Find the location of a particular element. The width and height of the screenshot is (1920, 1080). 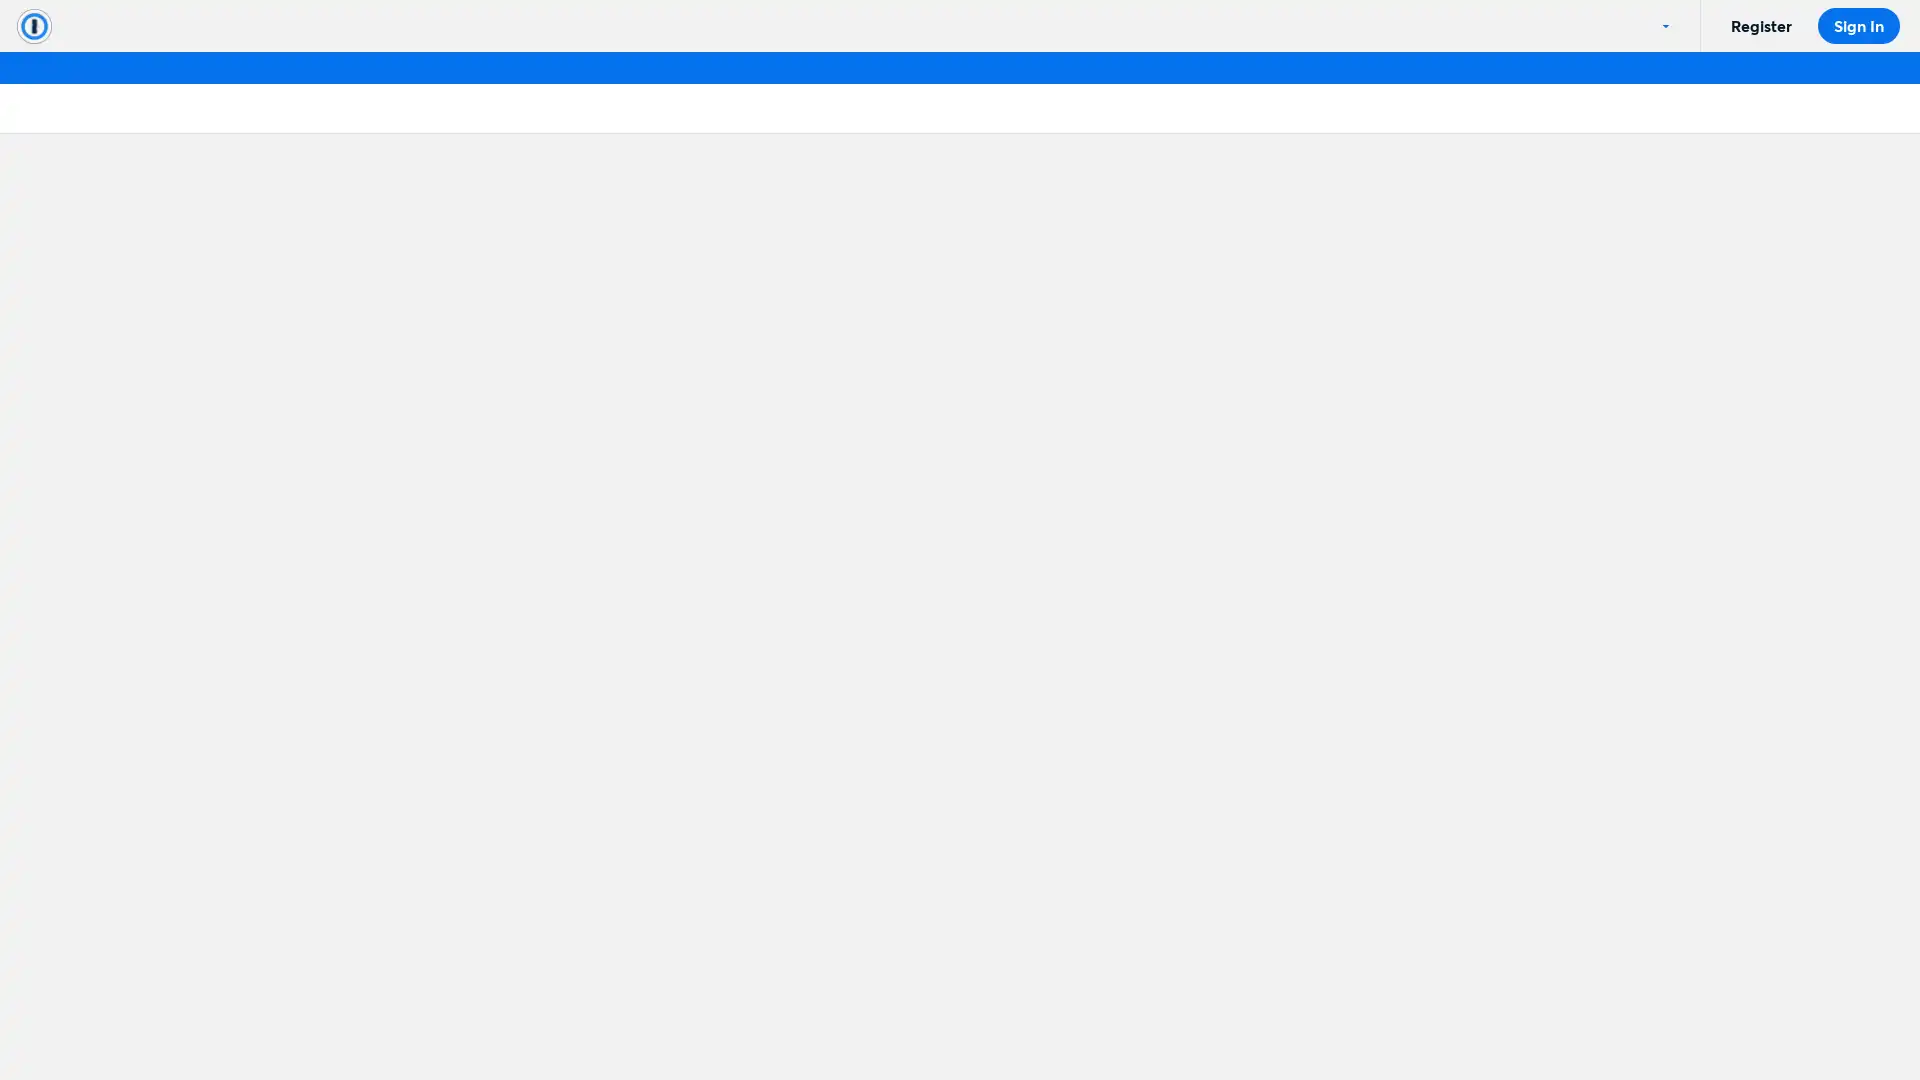

Cookie Preferences is located at coordinates (1356, 1018).